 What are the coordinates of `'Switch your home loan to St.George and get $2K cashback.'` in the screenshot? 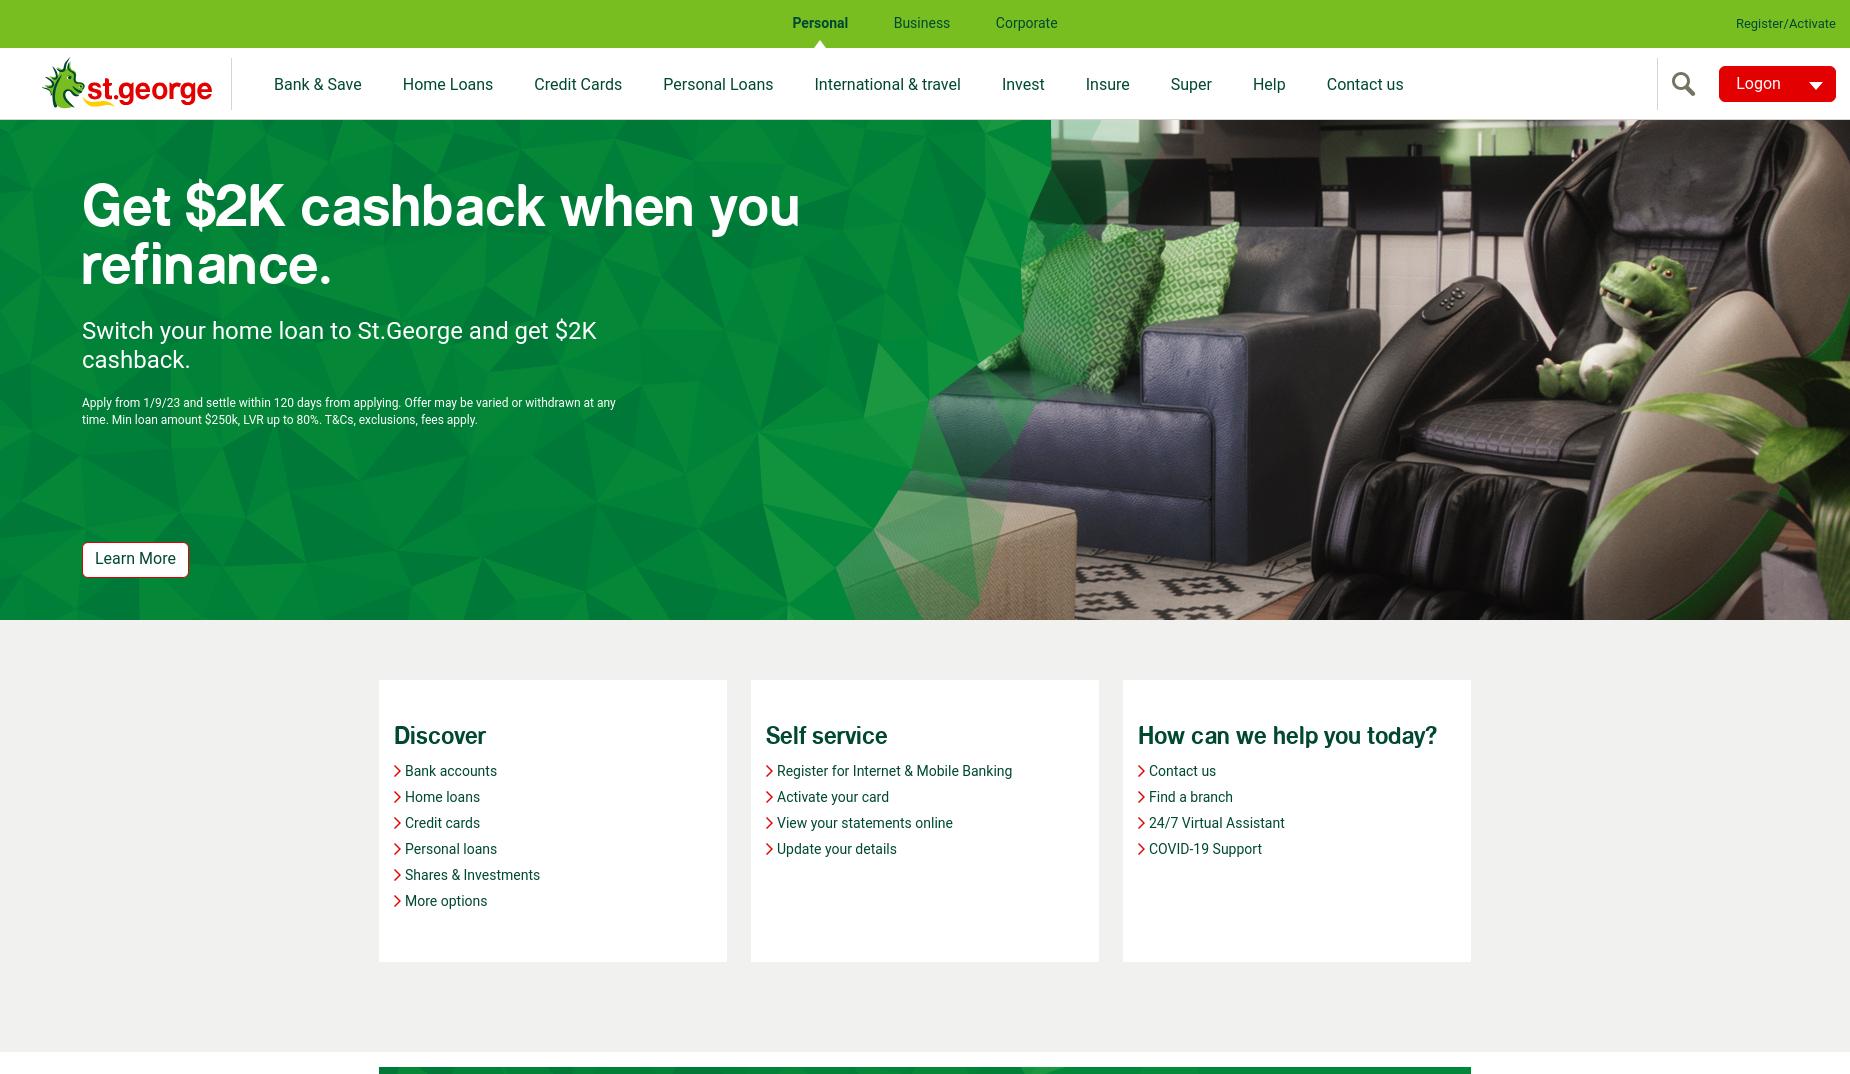 It's located at (337, 343).